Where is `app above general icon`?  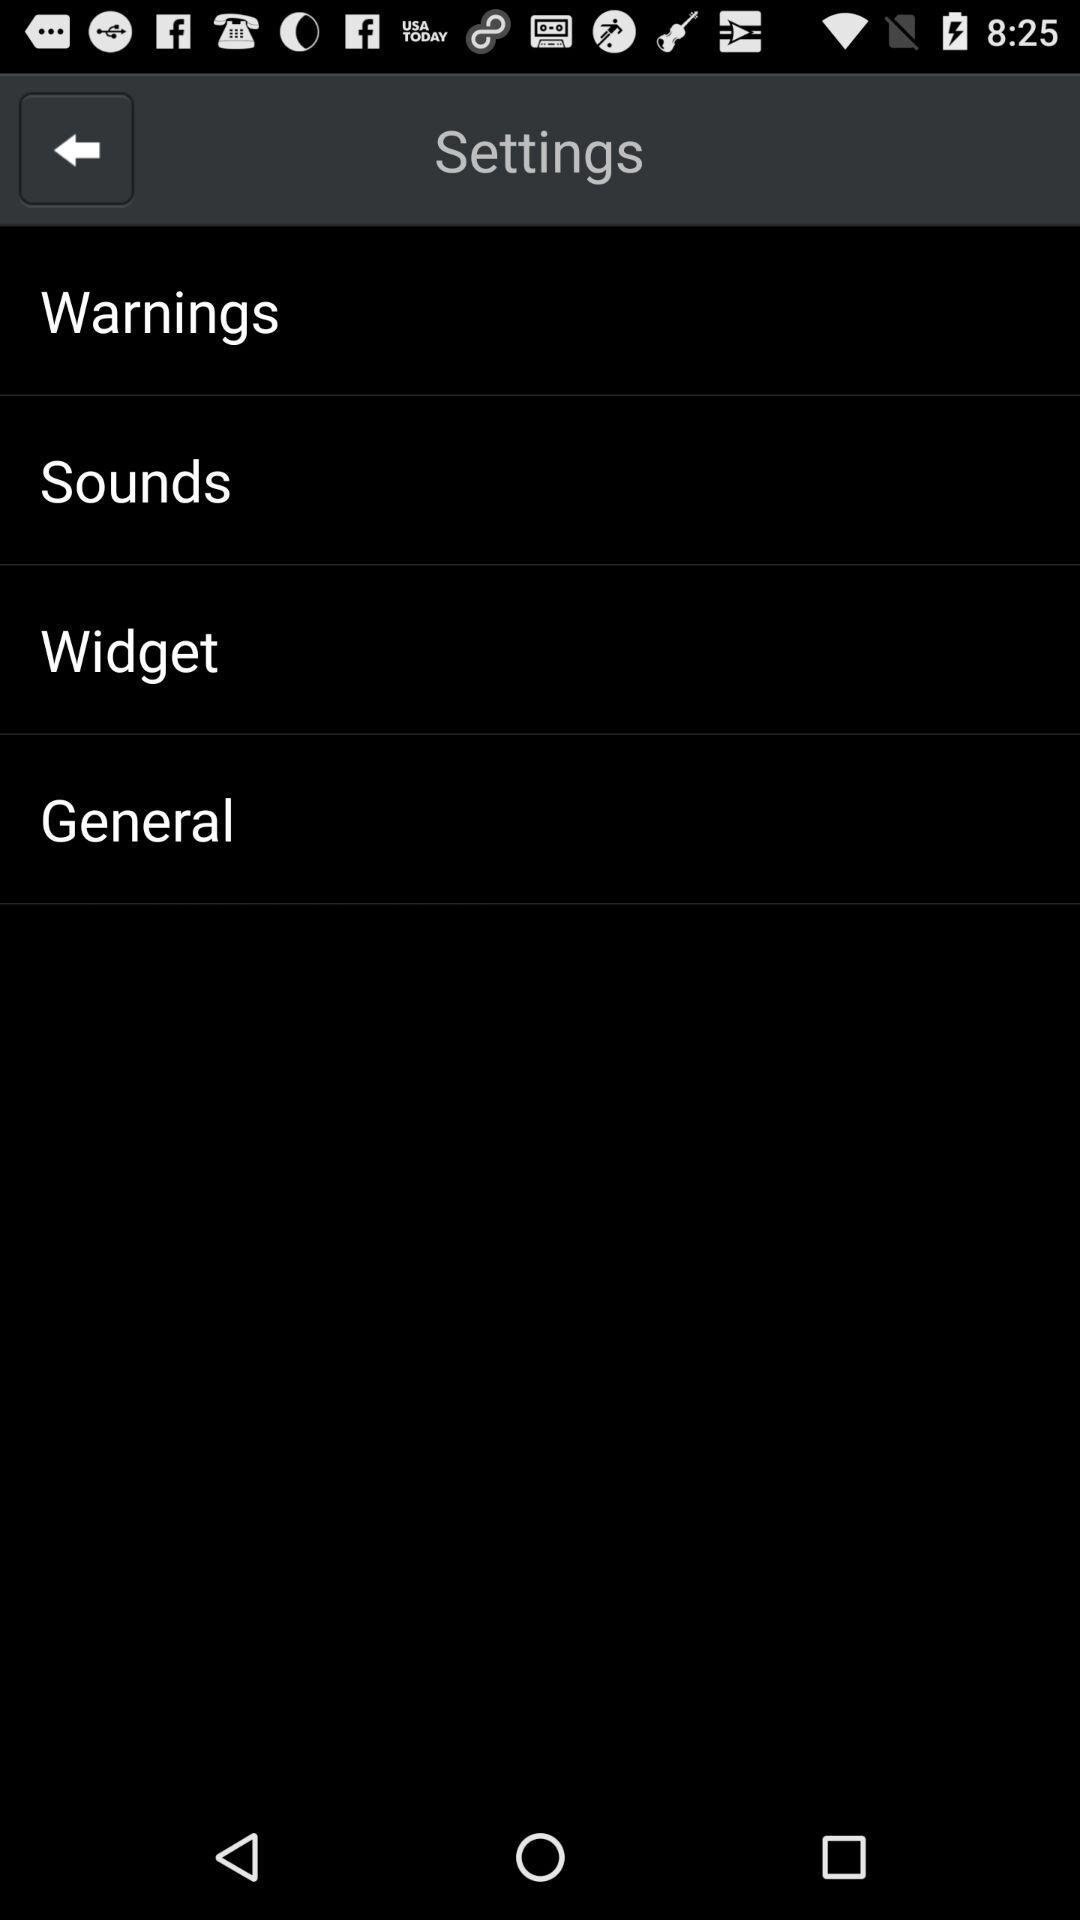
app above general icon is located at coordinates (129, 649).